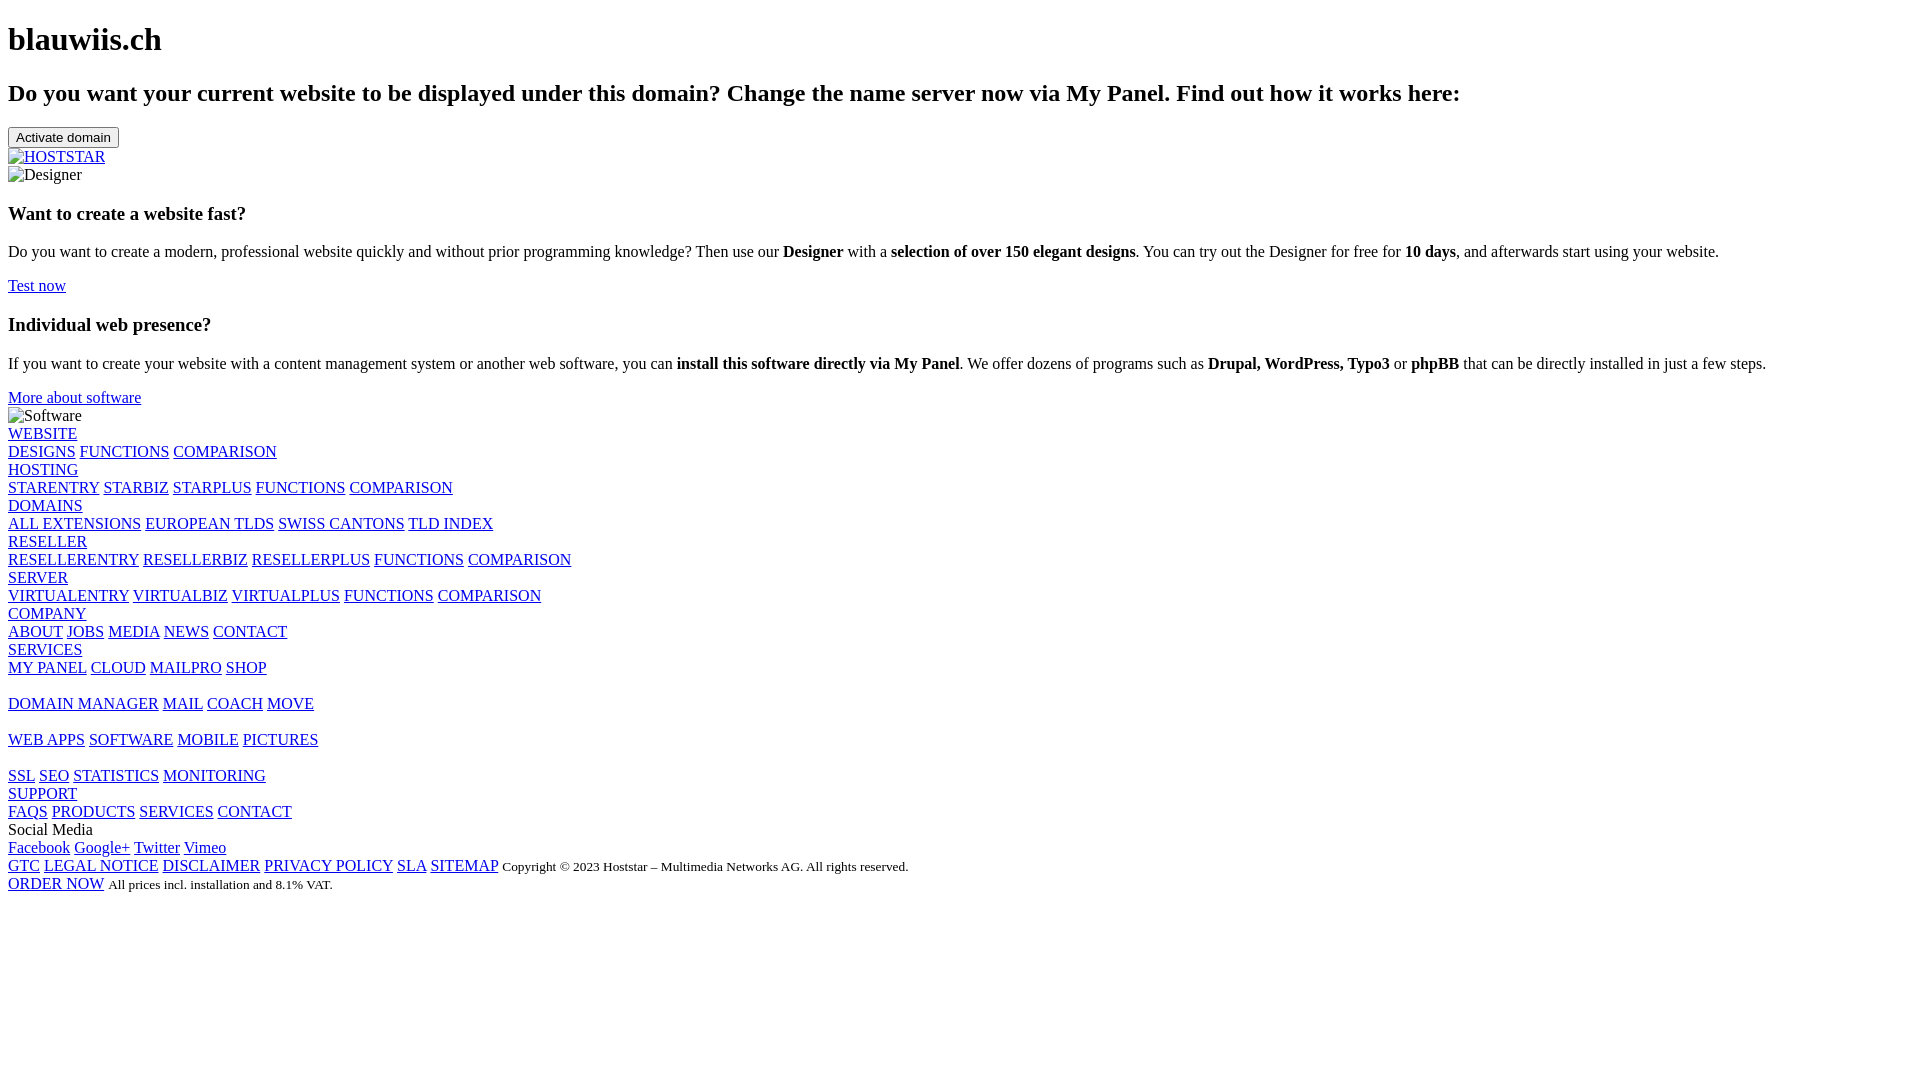  Describe the element at coordinates (211, 864) in the screenshot. I see `'DISCLAIMER'` at that location.